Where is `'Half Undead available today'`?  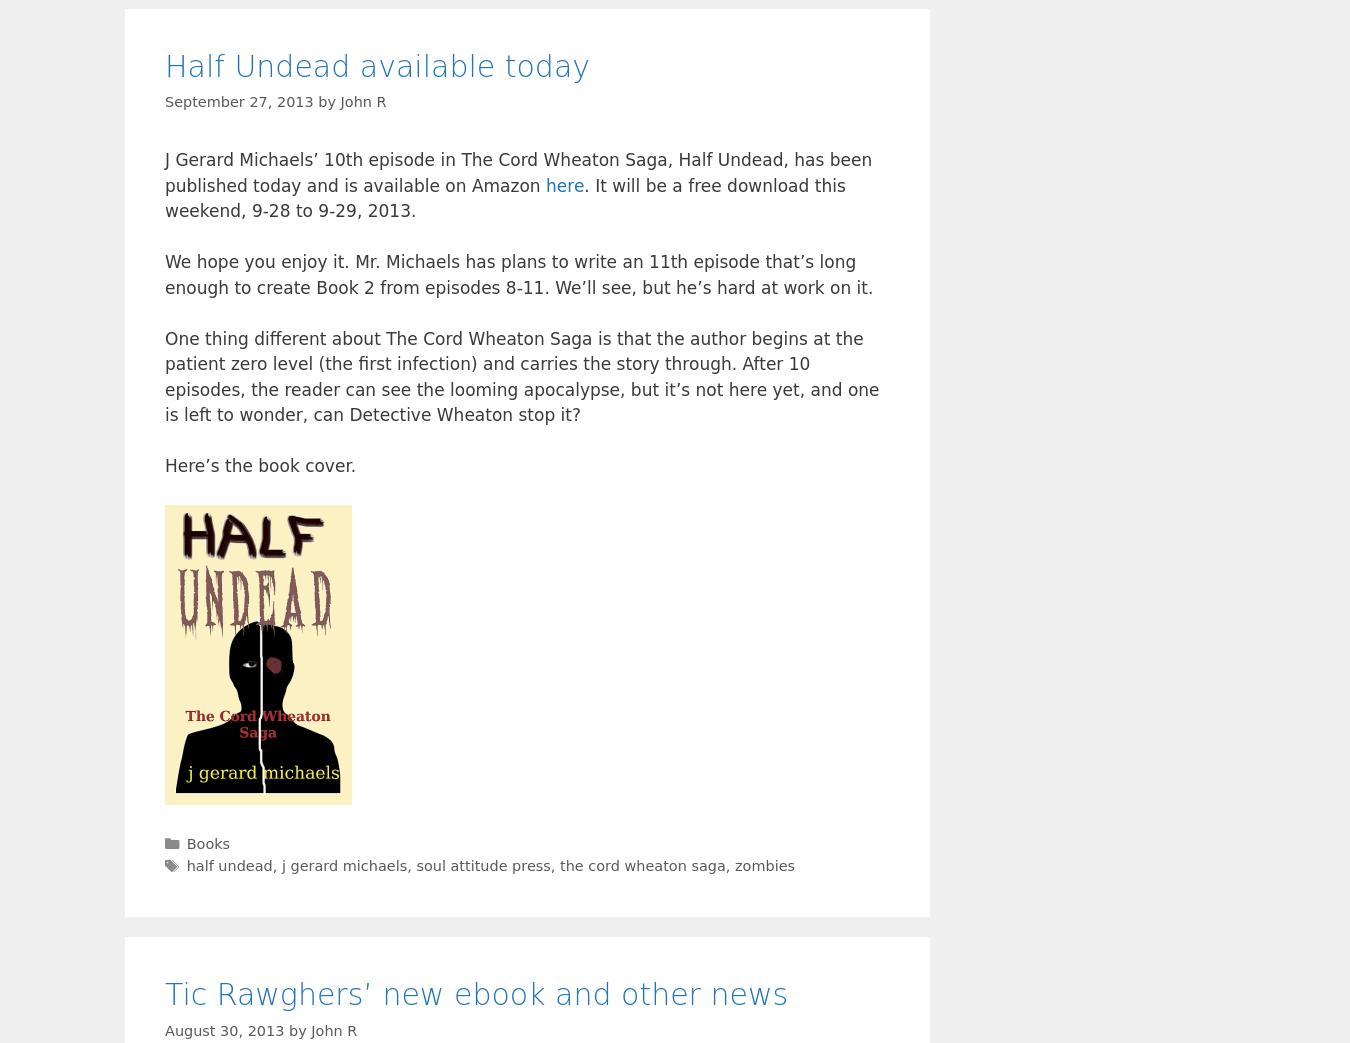 'Half Undead available today' is located at coordinates (377, 65).